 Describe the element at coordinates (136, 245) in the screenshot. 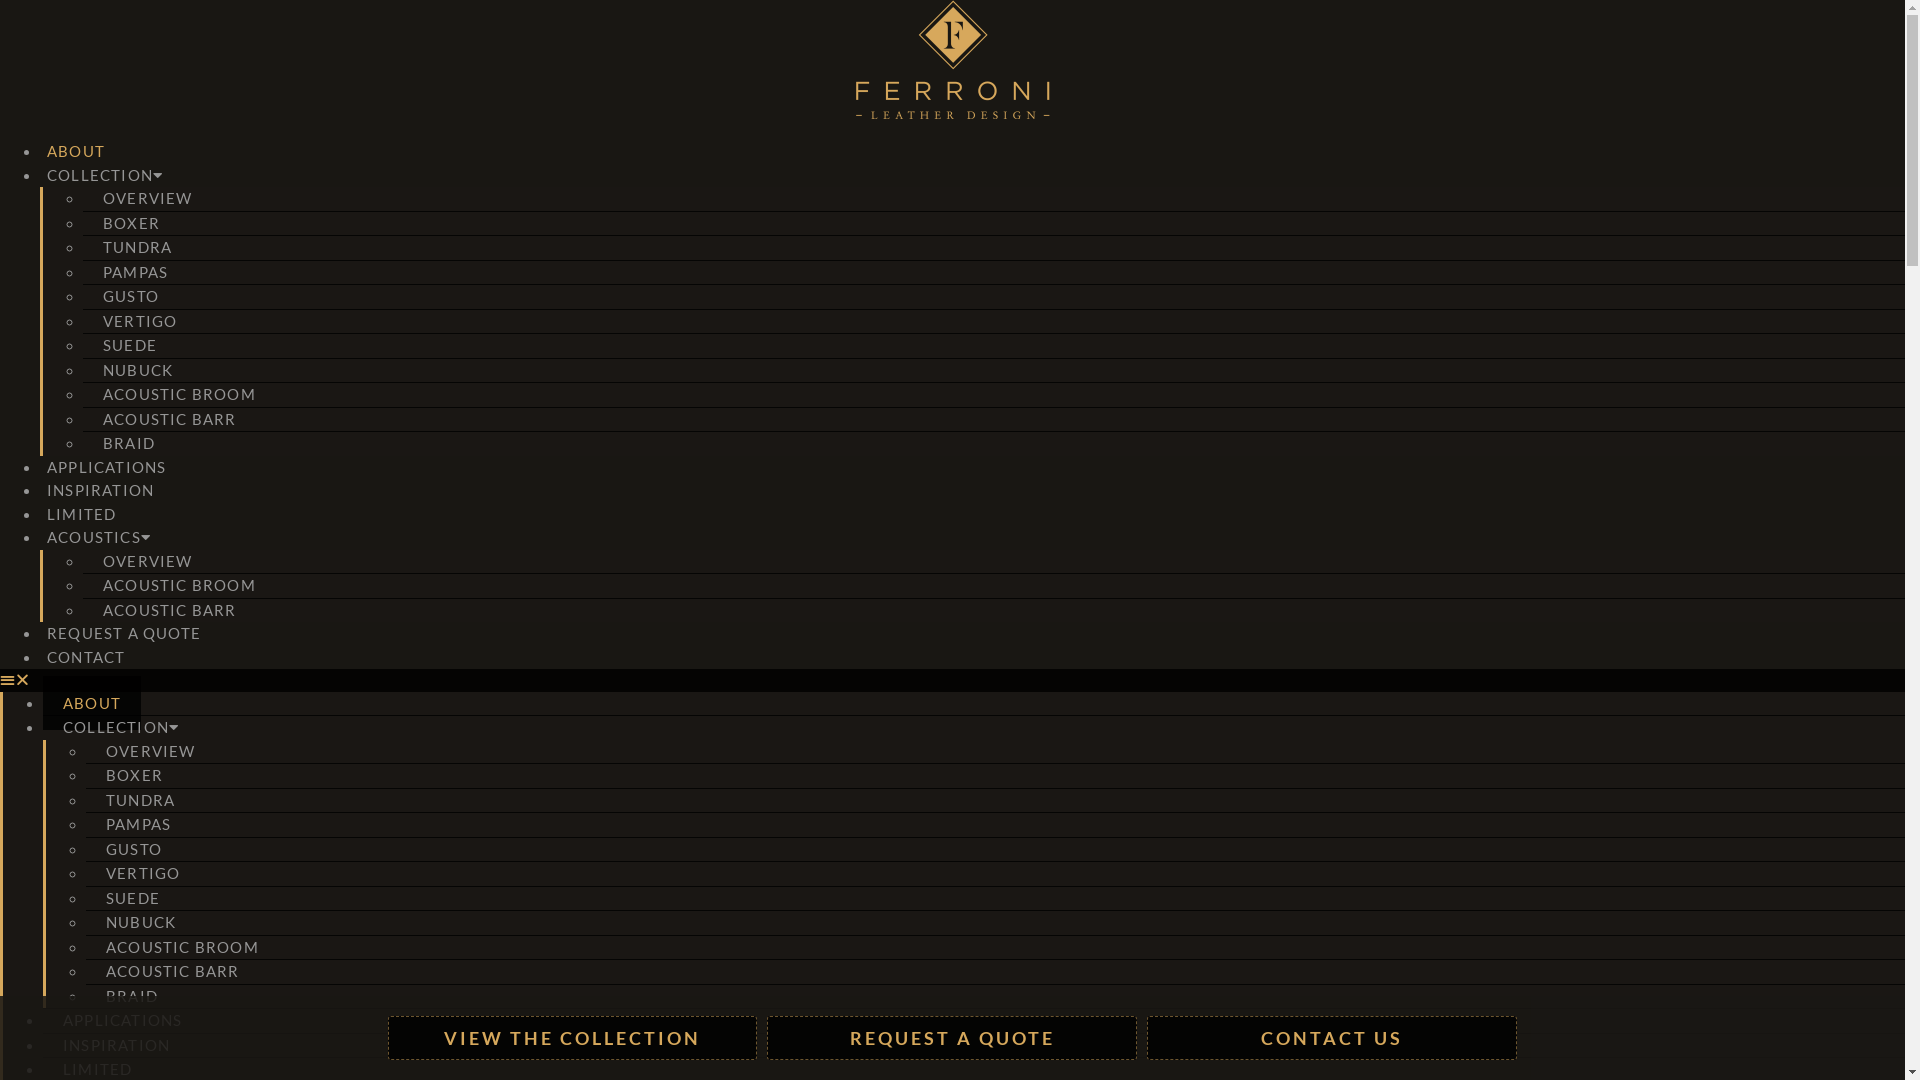

I see `'TUNDRA'` at that location.